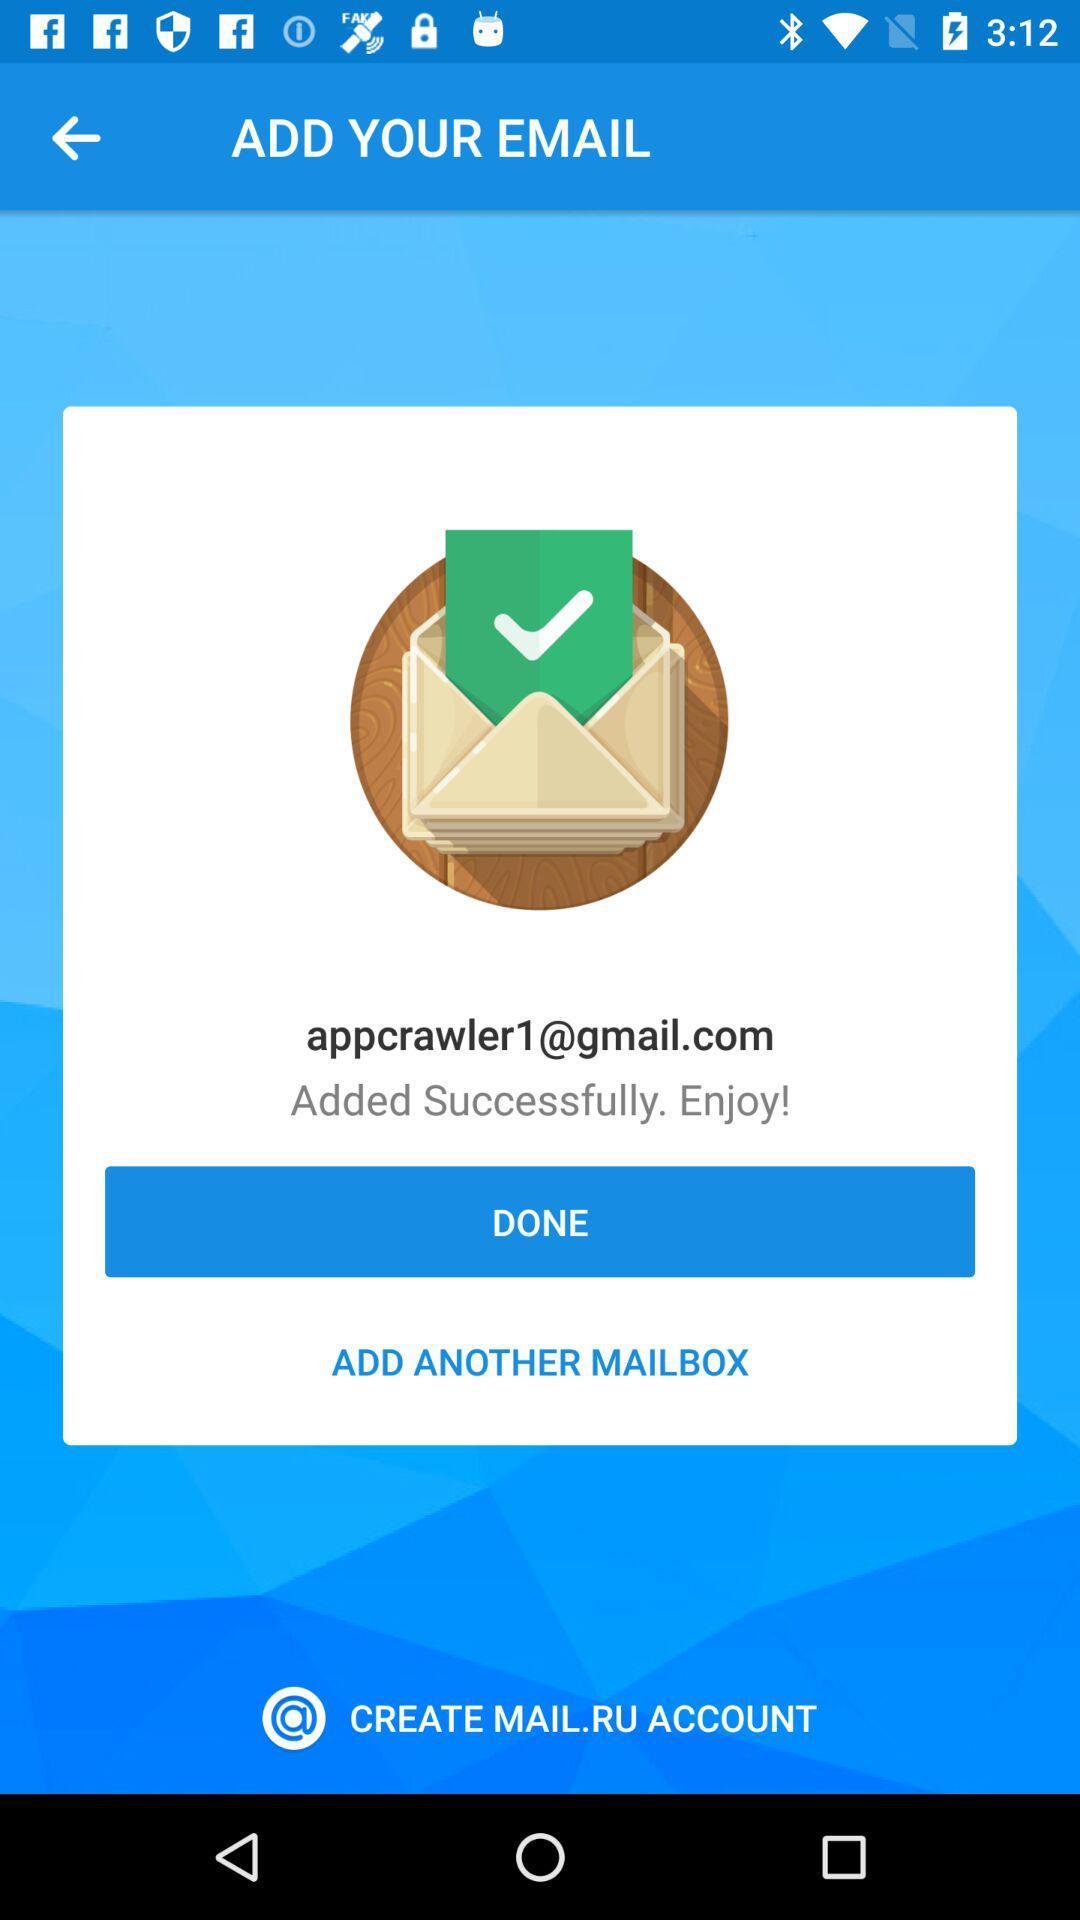 This screenshot has height=1920, width=1080. What do you see at coordinates (540, 1220) in the screenshot?
I see `the icon below added successfully. enjoy!` at bounding box center [540, 1220].